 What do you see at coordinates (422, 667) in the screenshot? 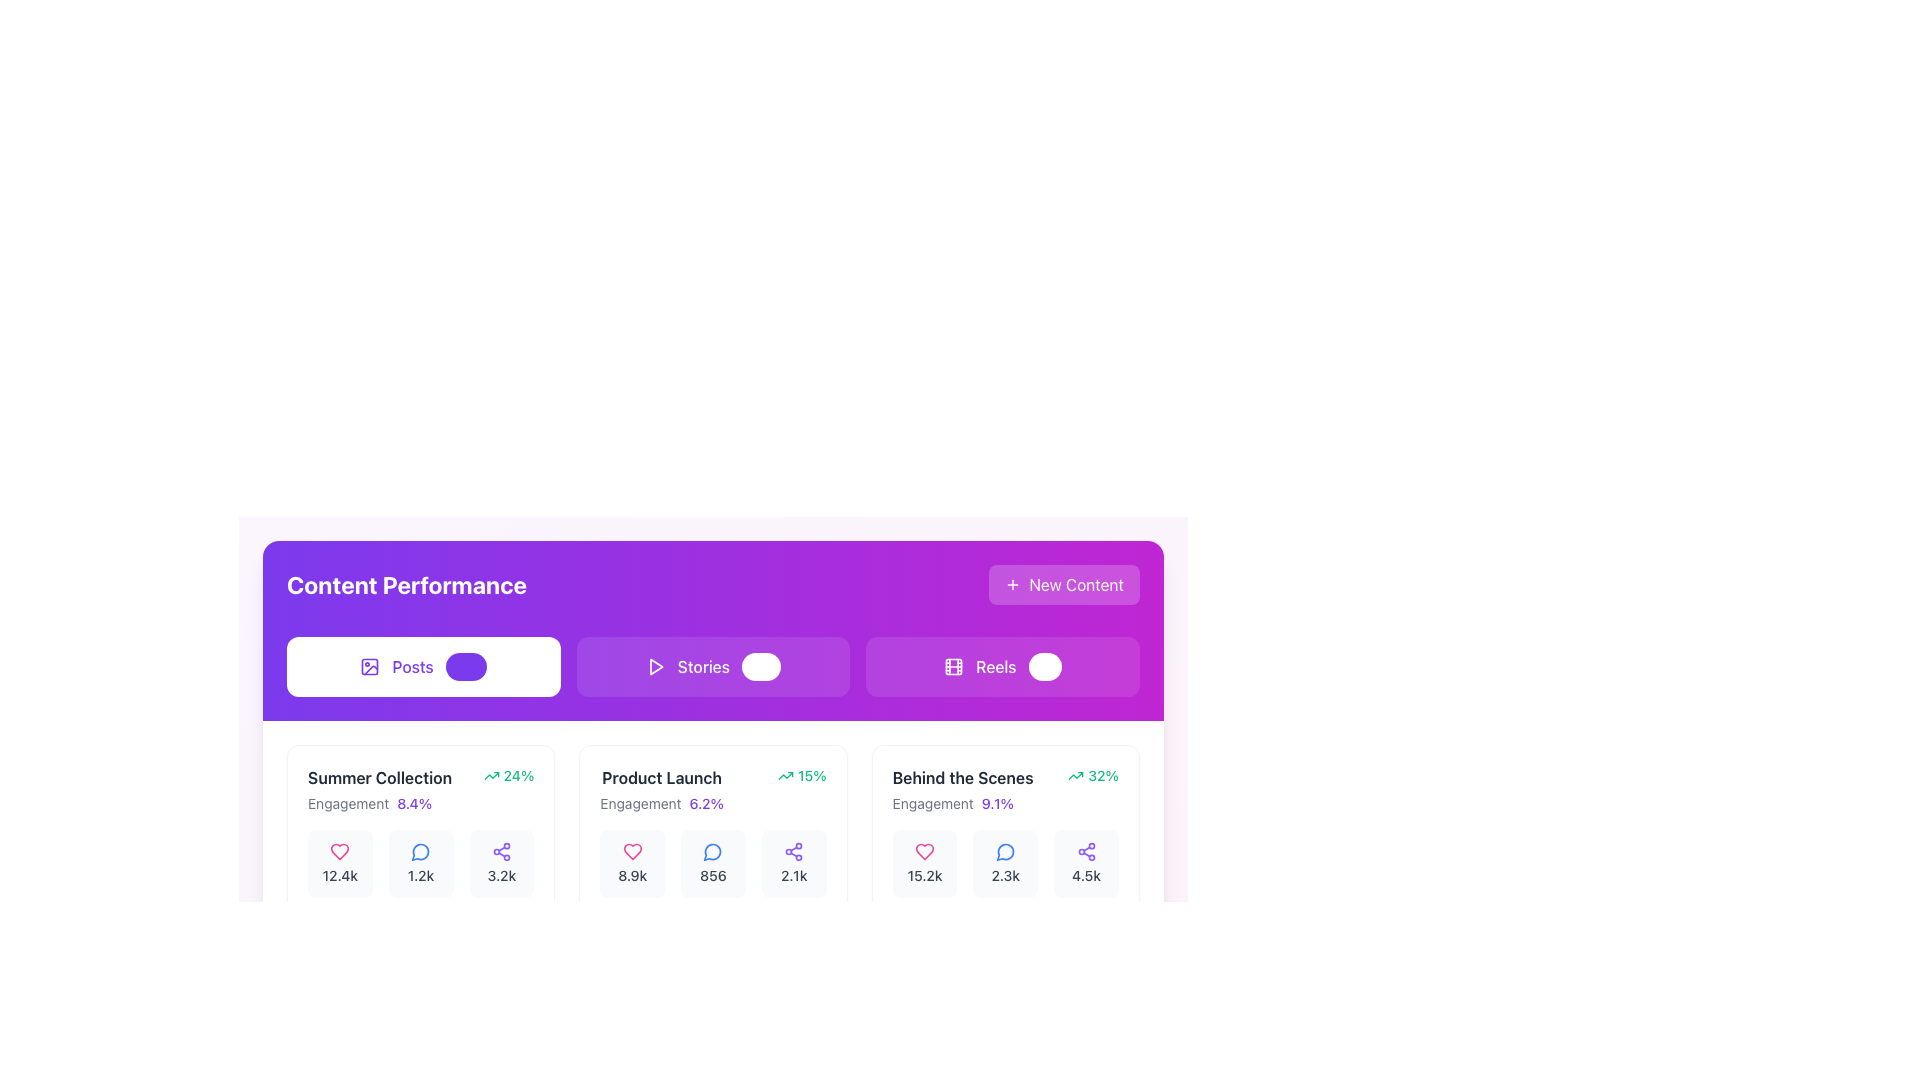
I see `the 'Posts' button with a white background and a photo icon to filter or display posts` at bounding box center [422, 667].